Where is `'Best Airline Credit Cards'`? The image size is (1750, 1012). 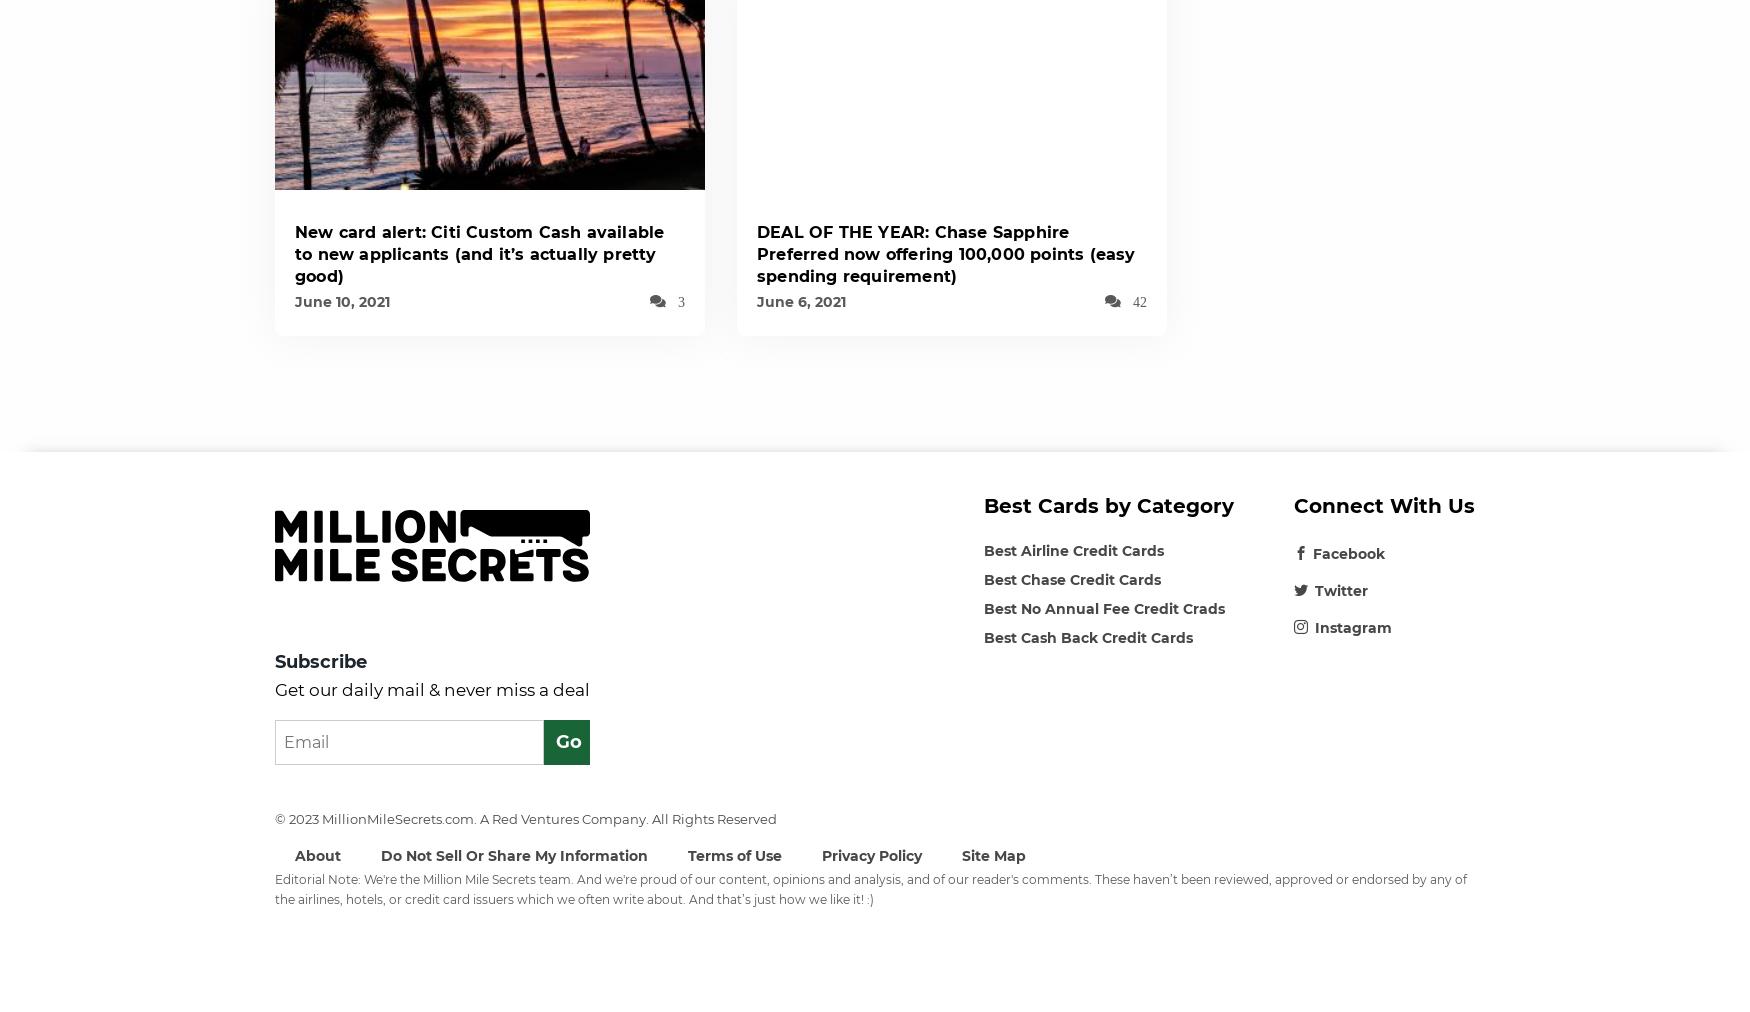
'Best Airline Credit Cards' is located at coordinates (1073, 550).